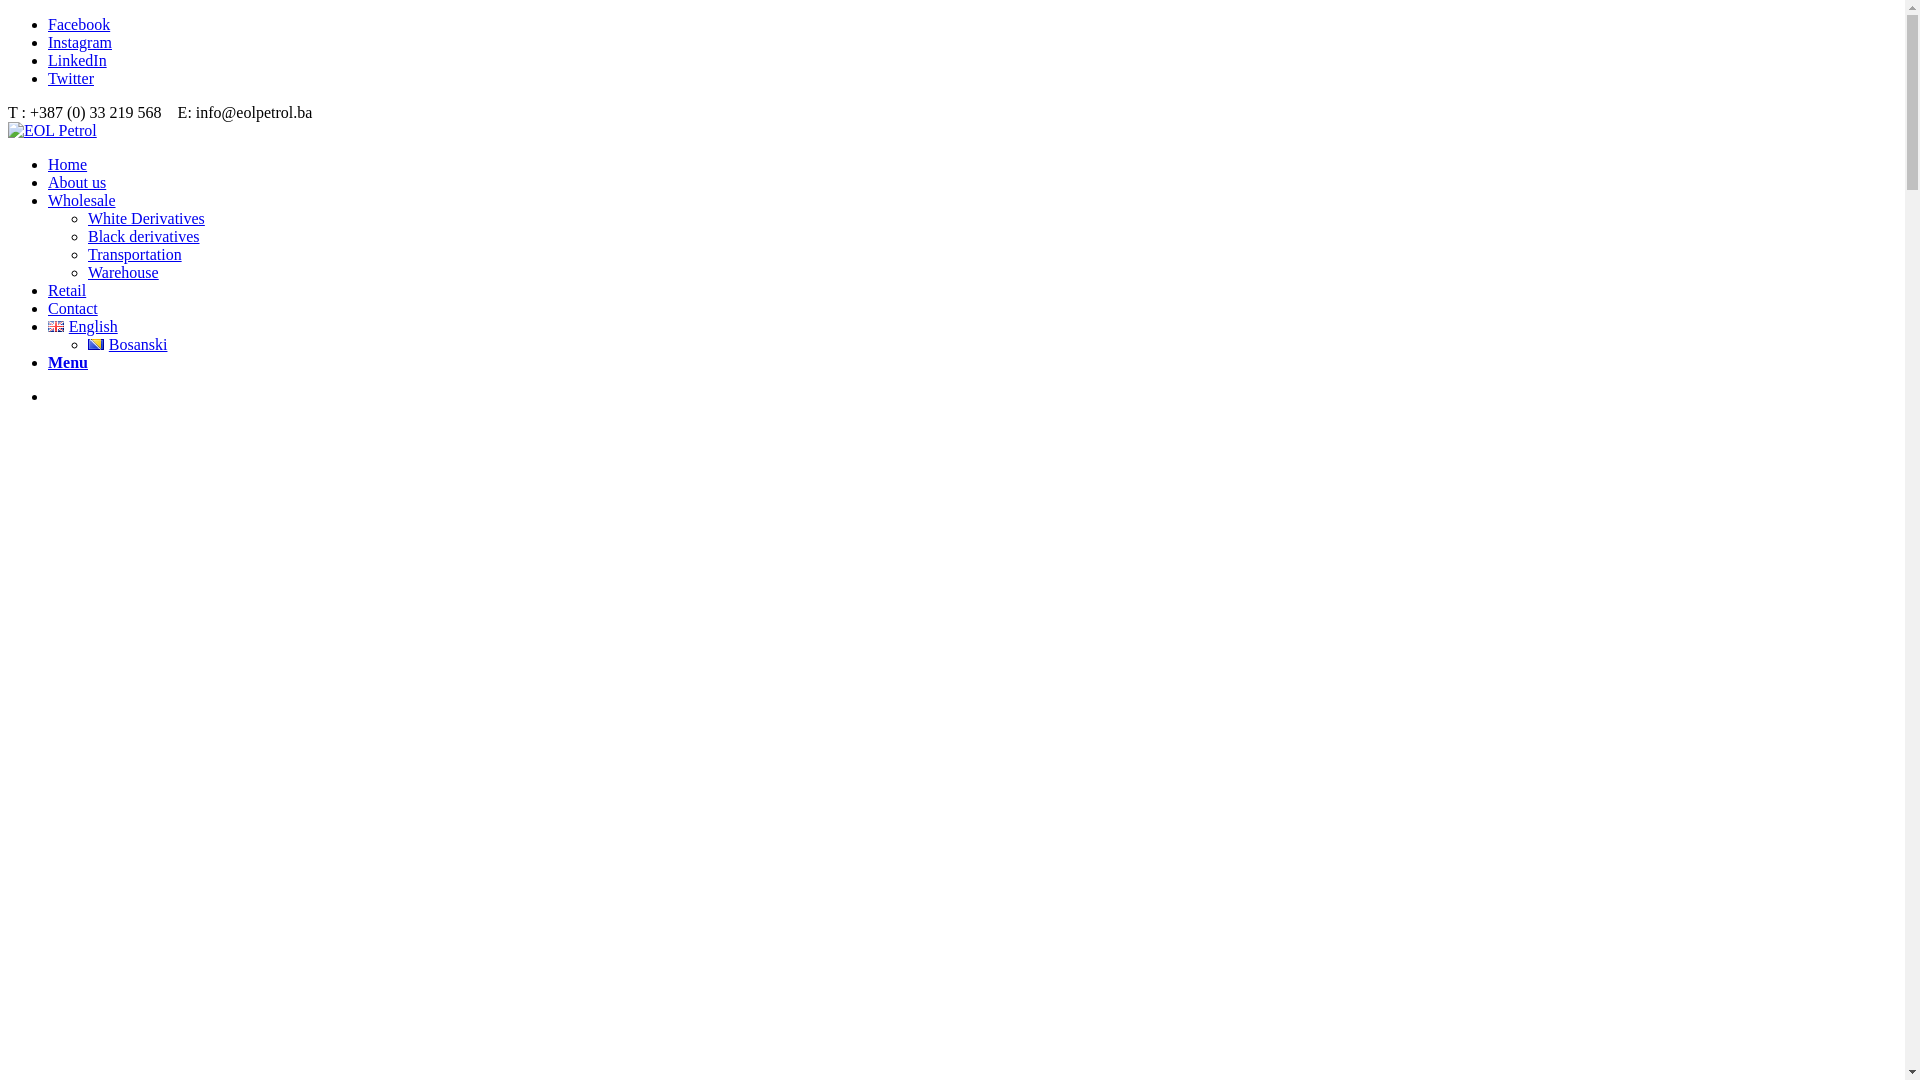 The image size is (1920, 1080). What do you see at coordinates (86, 235) in the screenshot?
I see `'Black derivatives'` at bounding box center [86, 235].